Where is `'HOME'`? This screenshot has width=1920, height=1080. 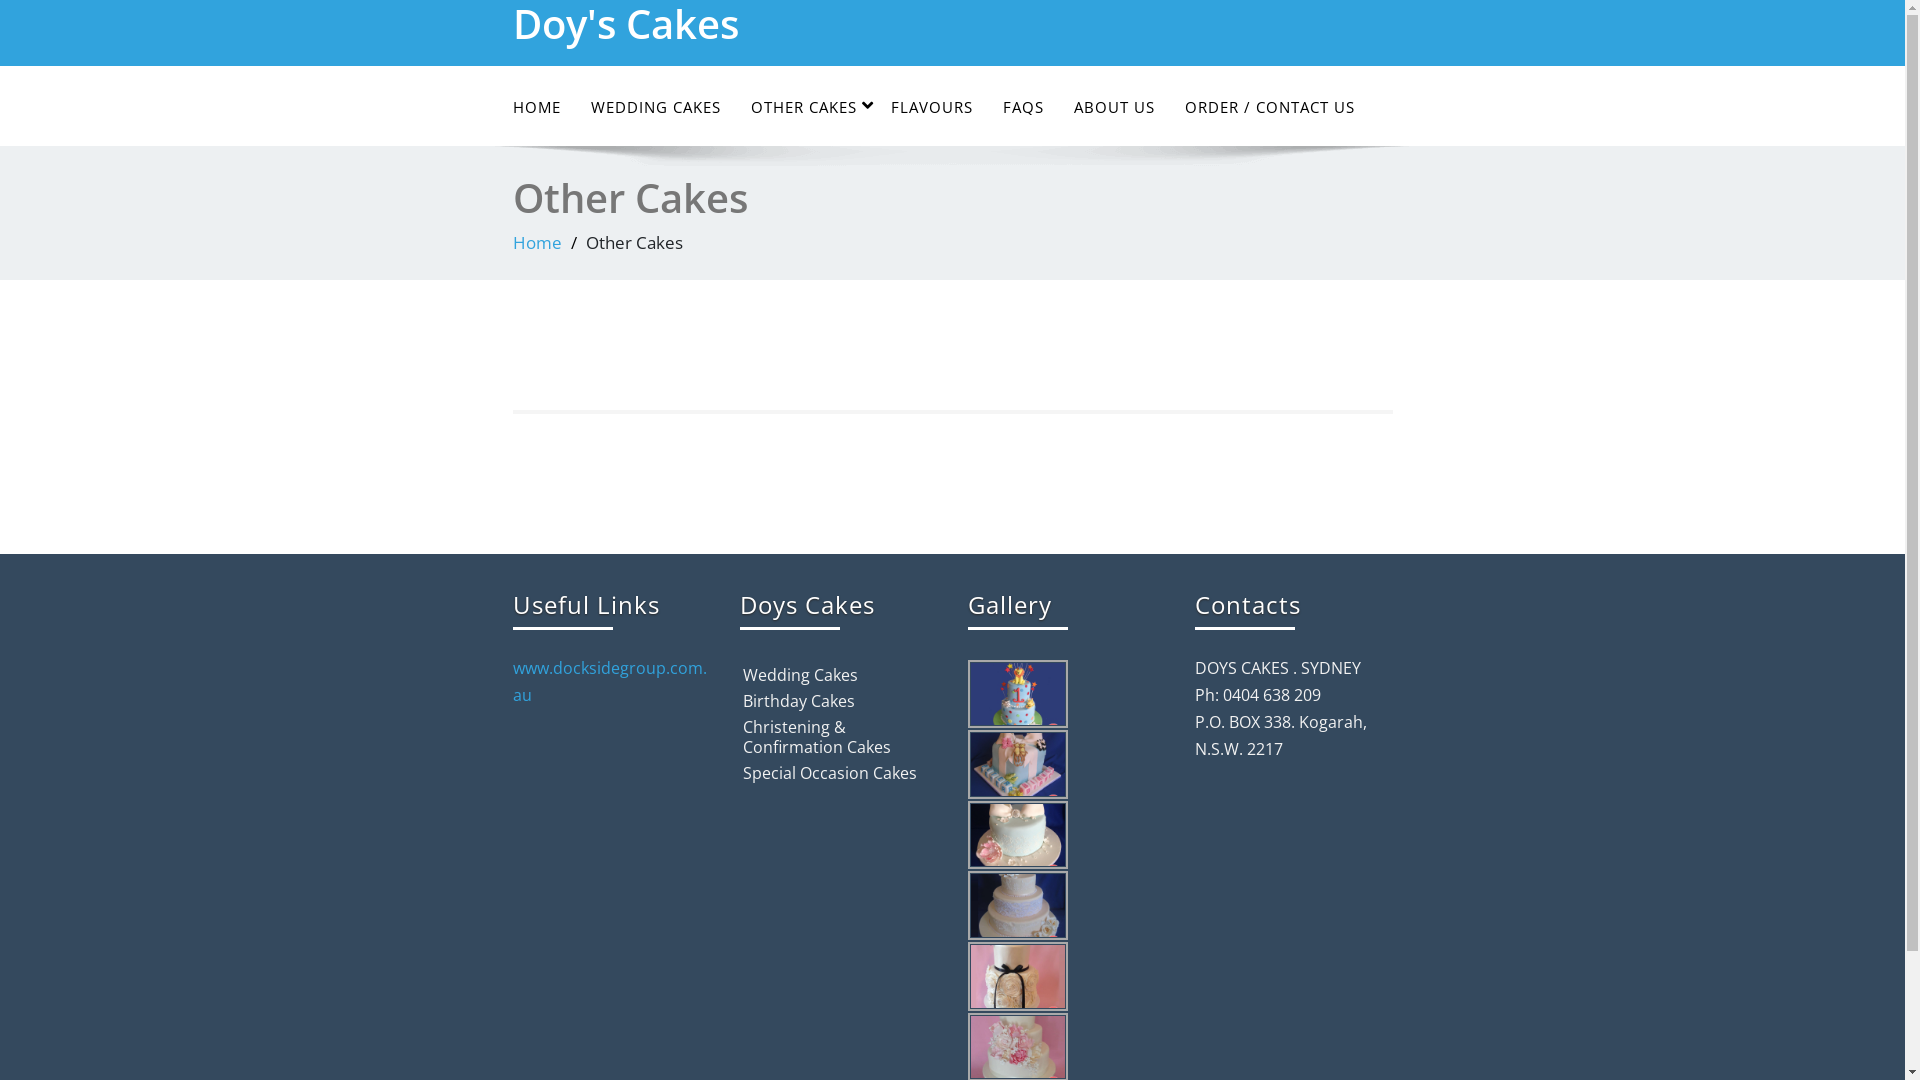 'HOME' is located at coordinates (537, 107).